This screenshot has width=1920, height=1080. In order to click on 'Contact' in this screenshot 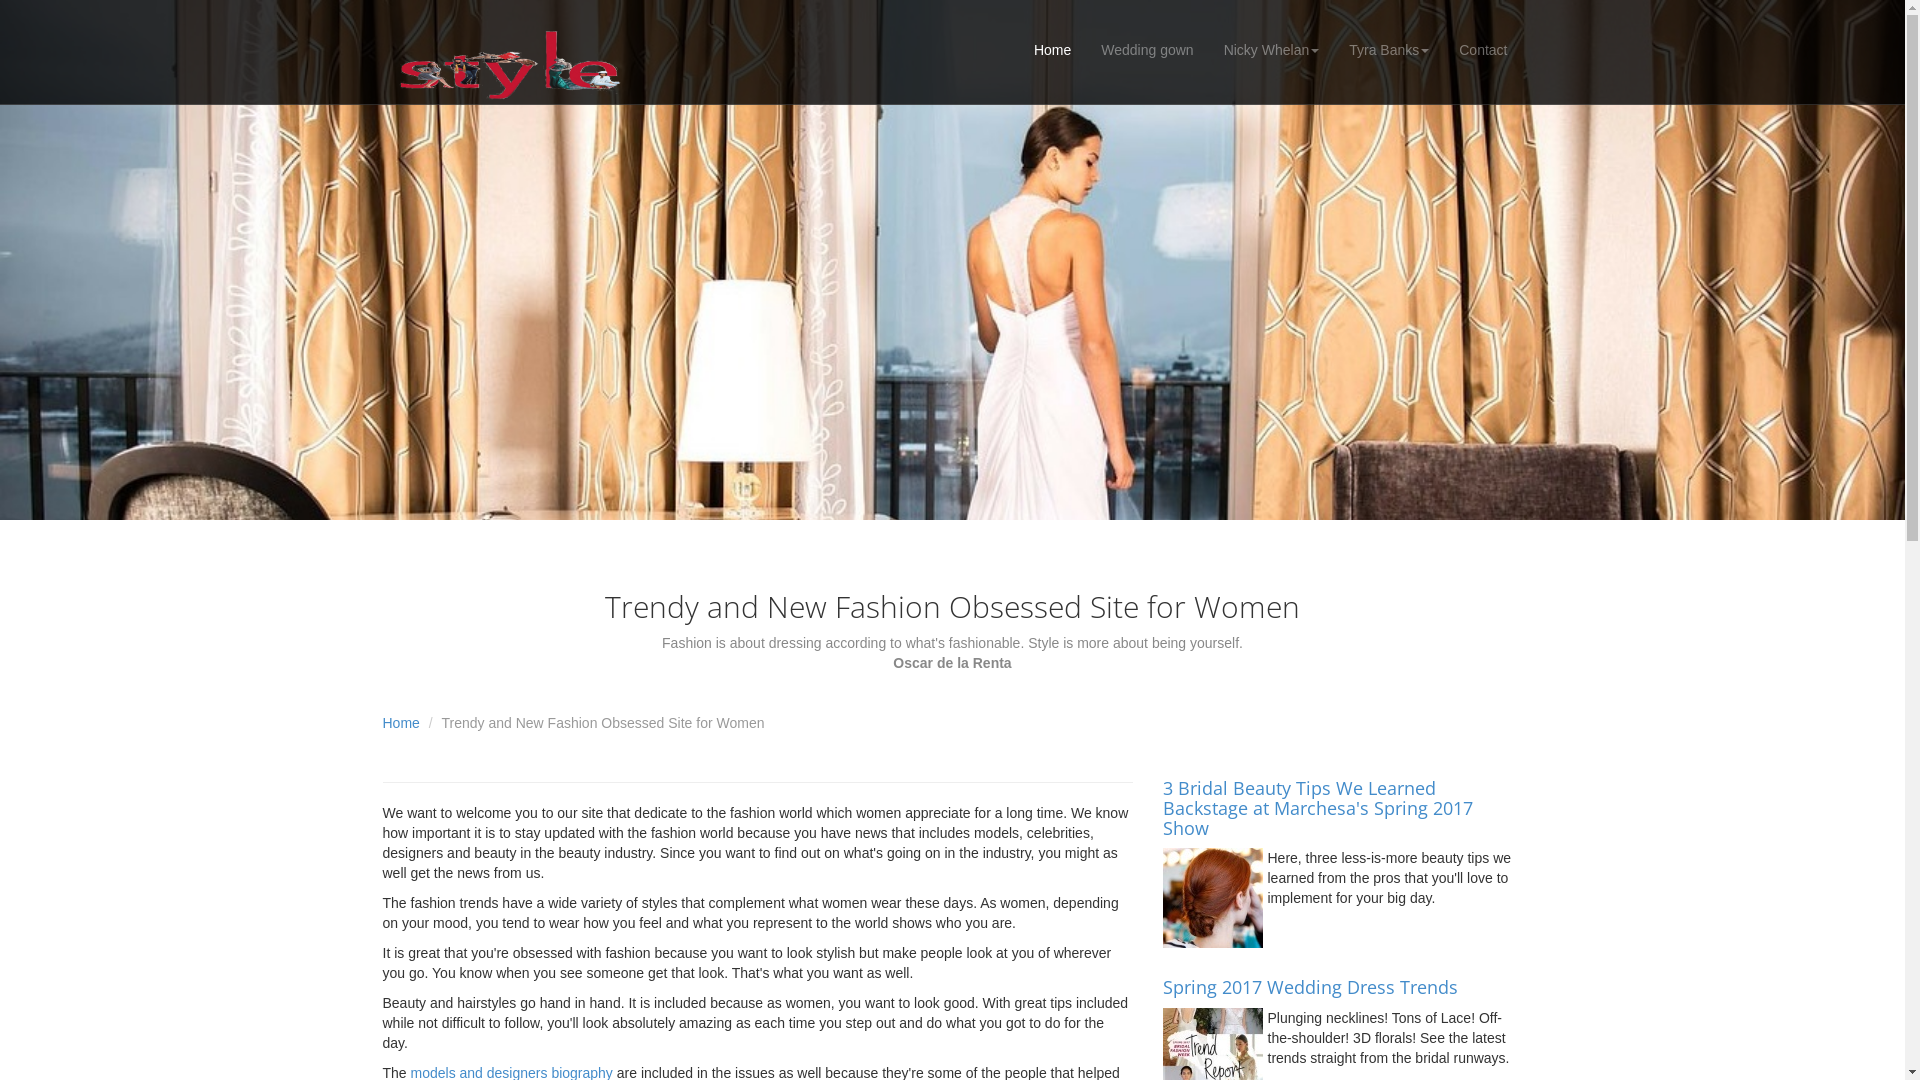, I will do `click(1483, 49)`.